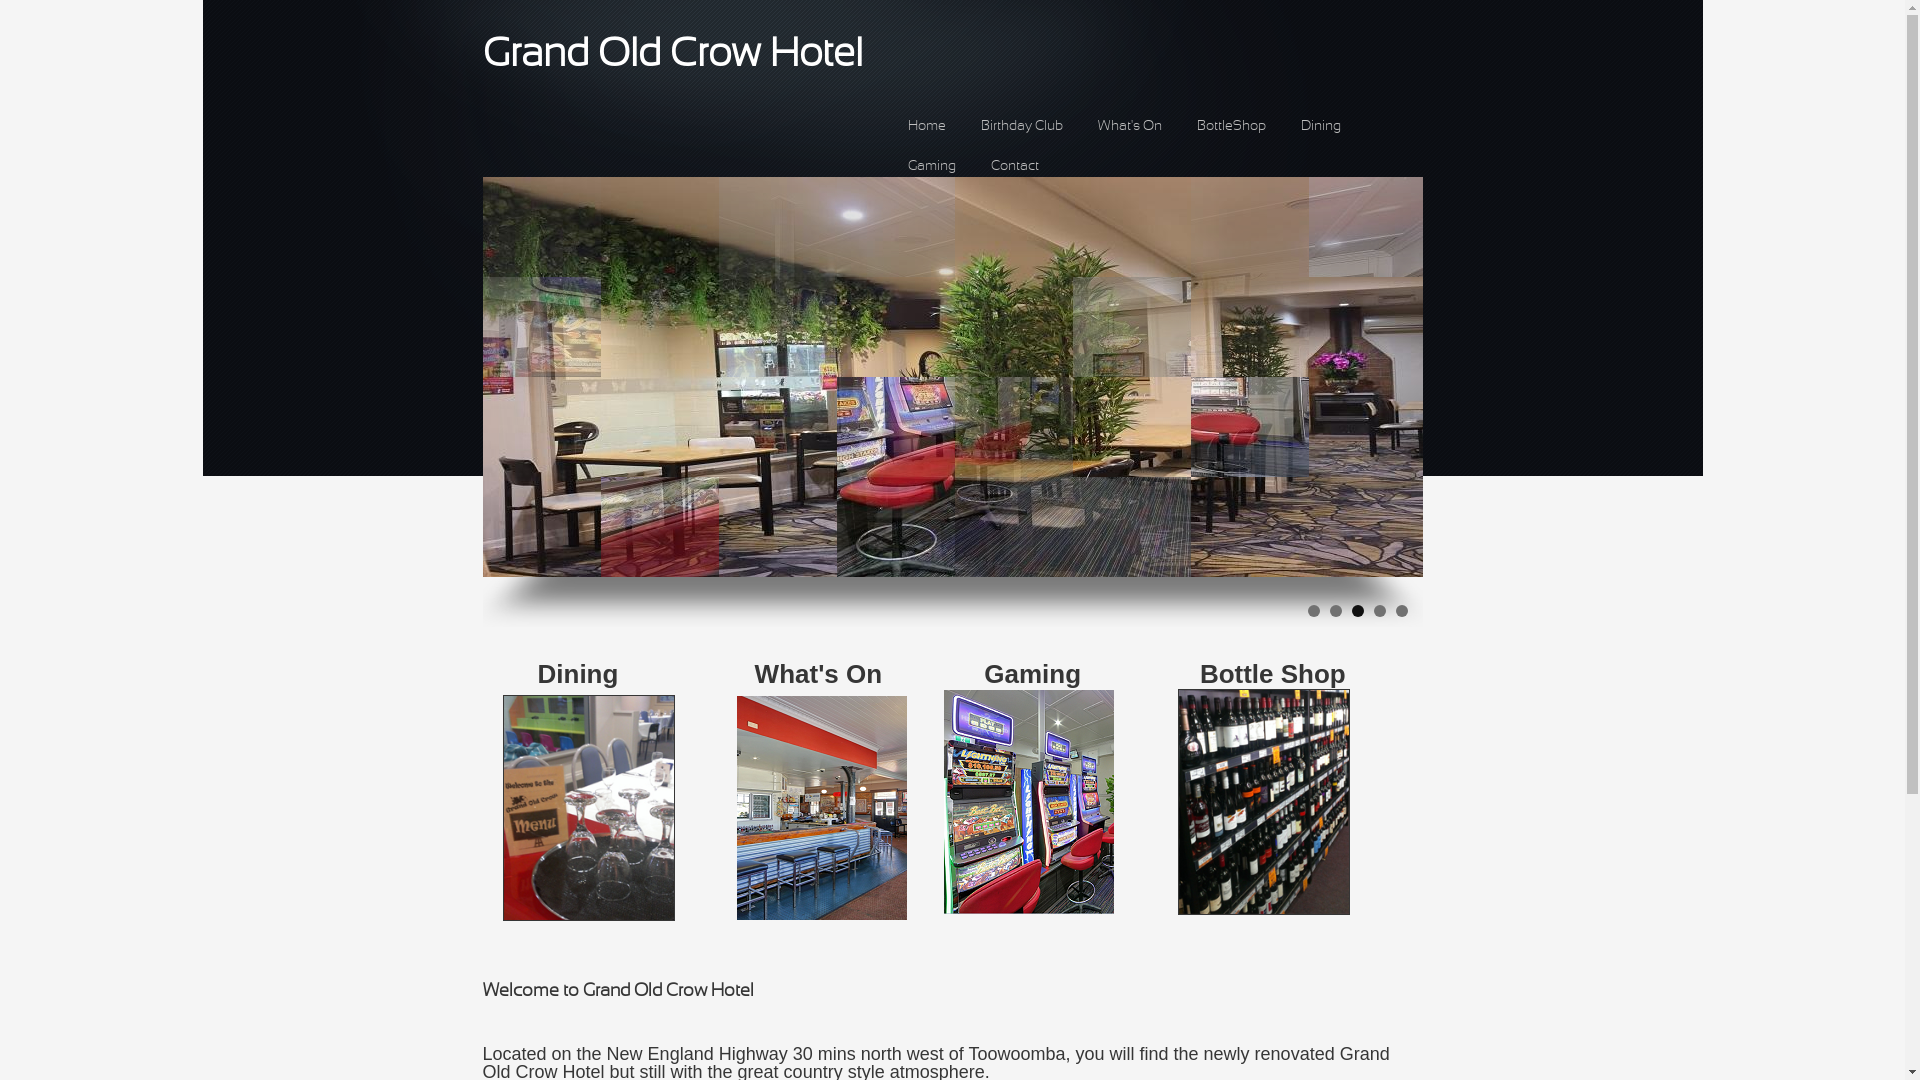 The width and height of the screenshot is (1920, 1080). What do you see at coordinates (896, 165) in the screenshot?
I see `'Gaming'` at bounding box center [896, 165].